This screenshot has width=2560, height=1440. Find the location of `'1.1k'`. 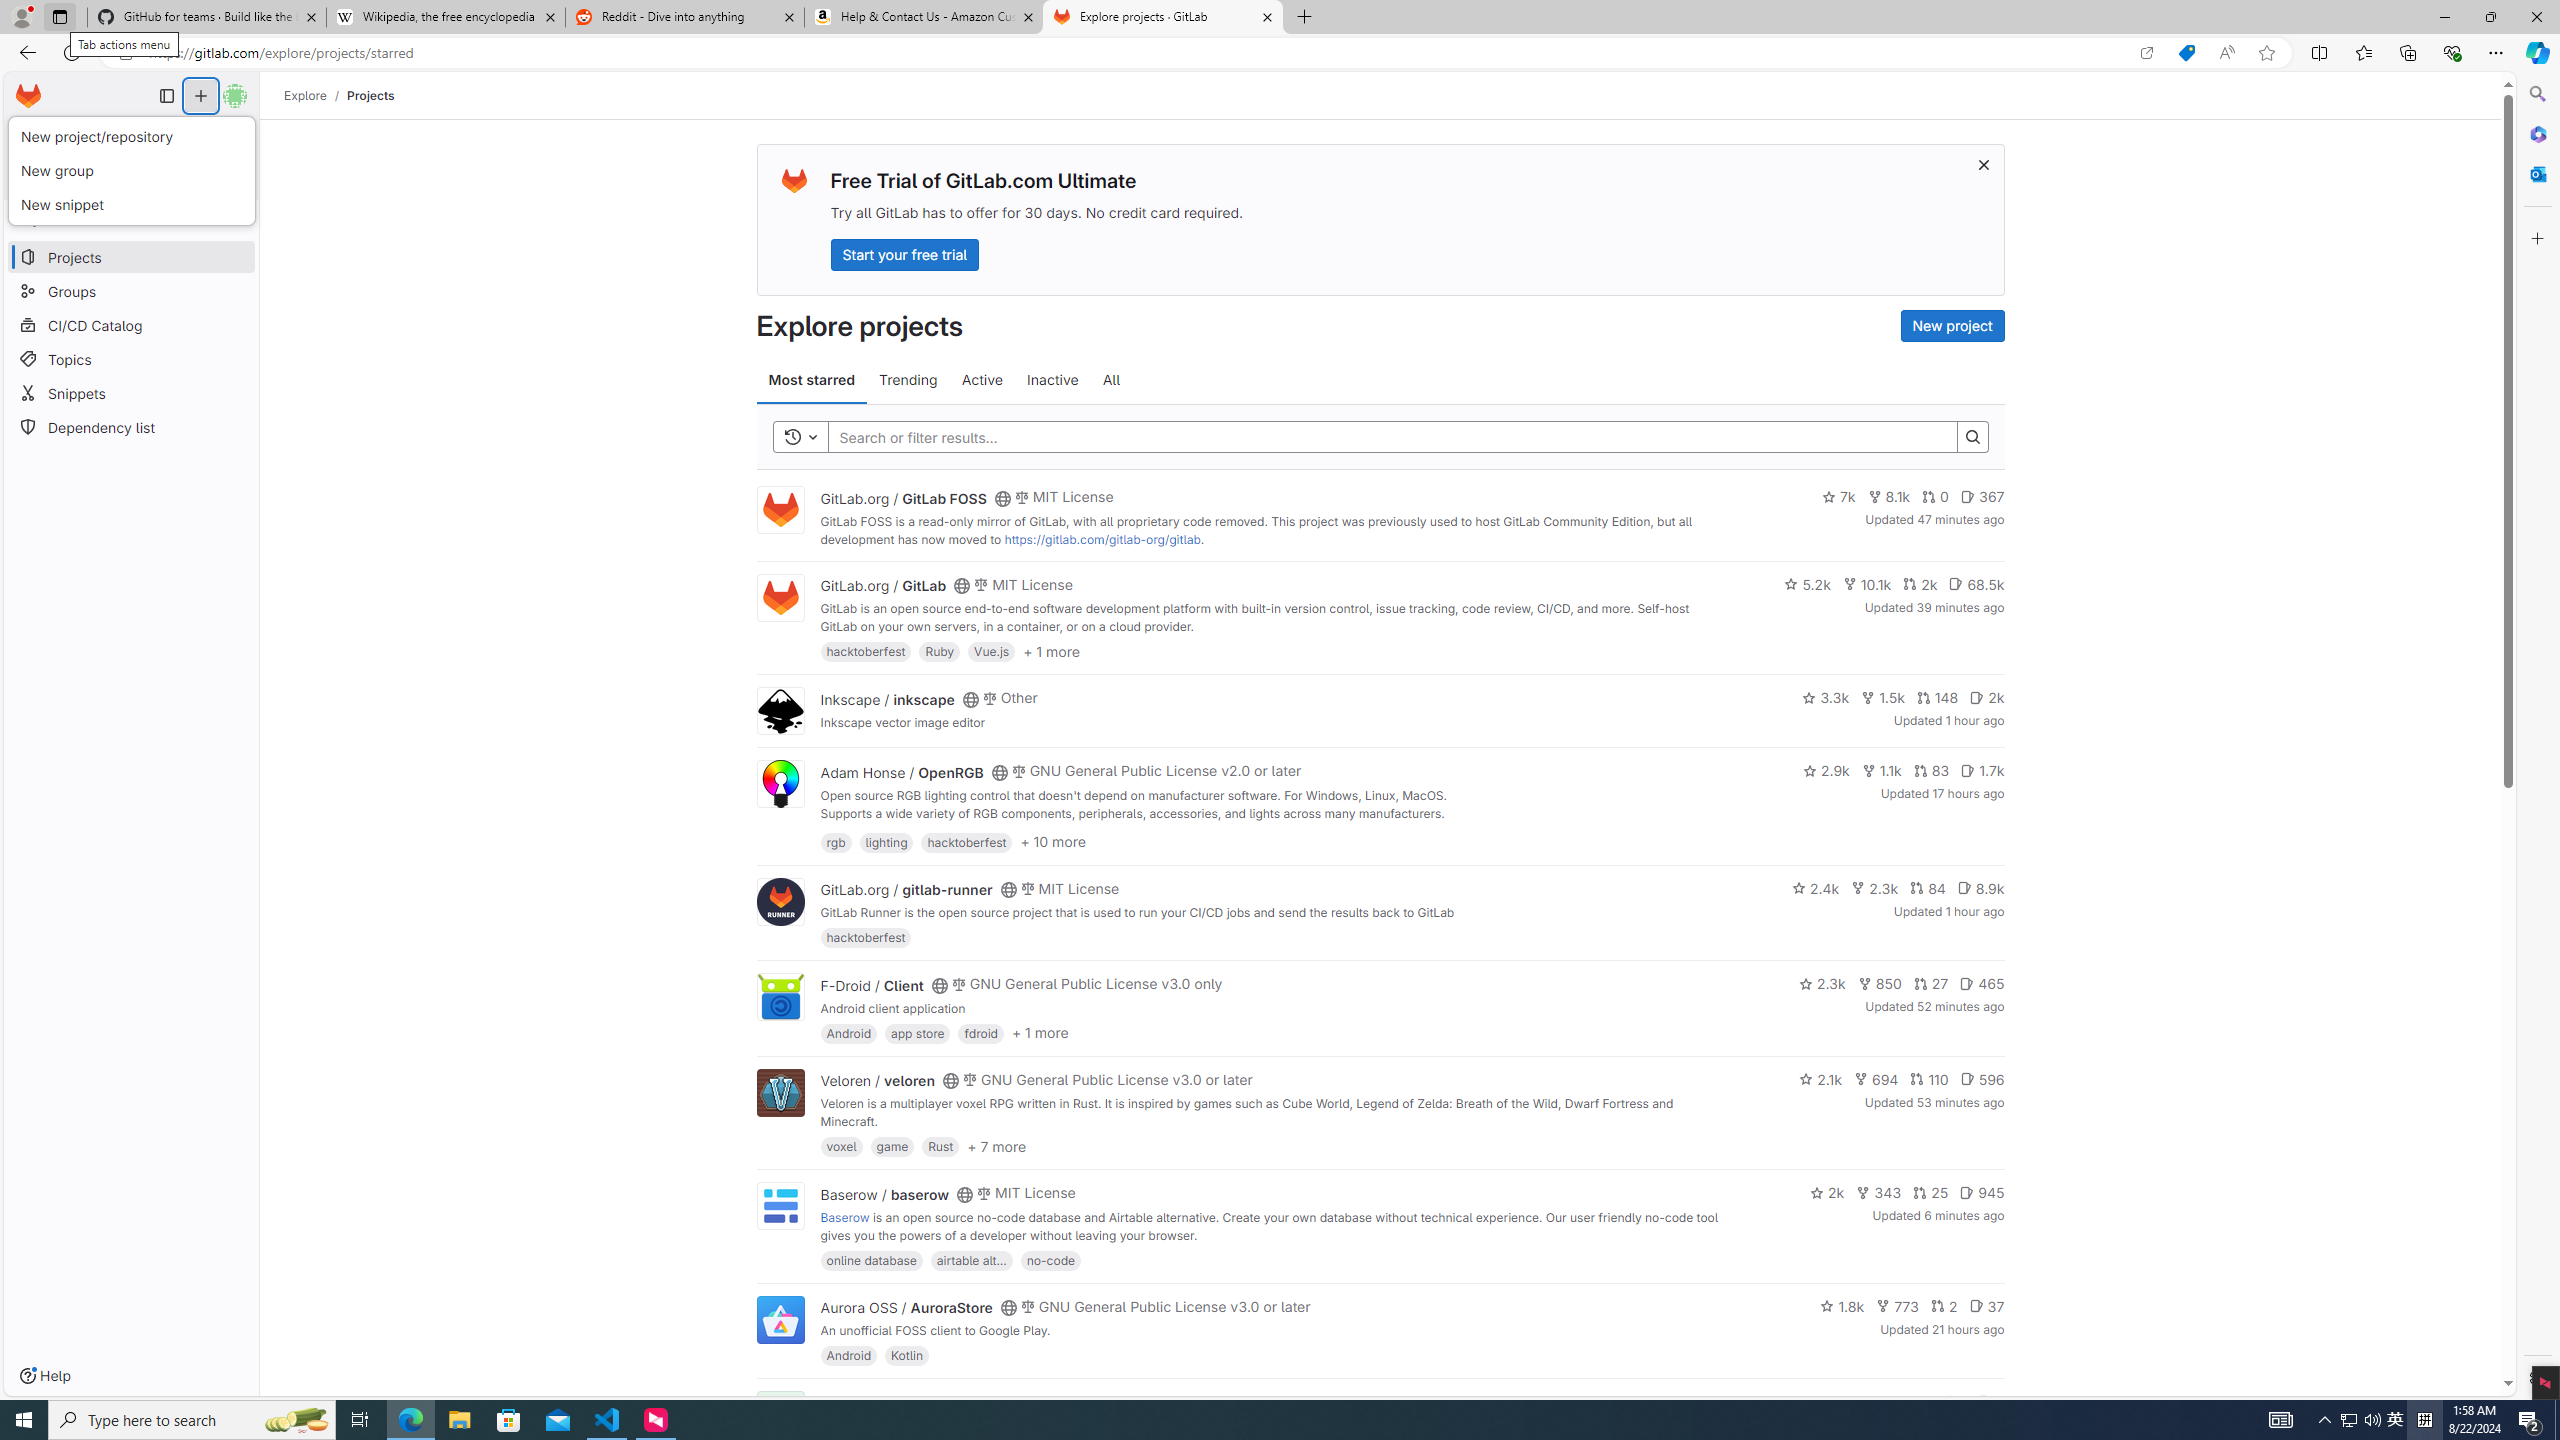

'1.1k' is located at coordinates (1880, 770).